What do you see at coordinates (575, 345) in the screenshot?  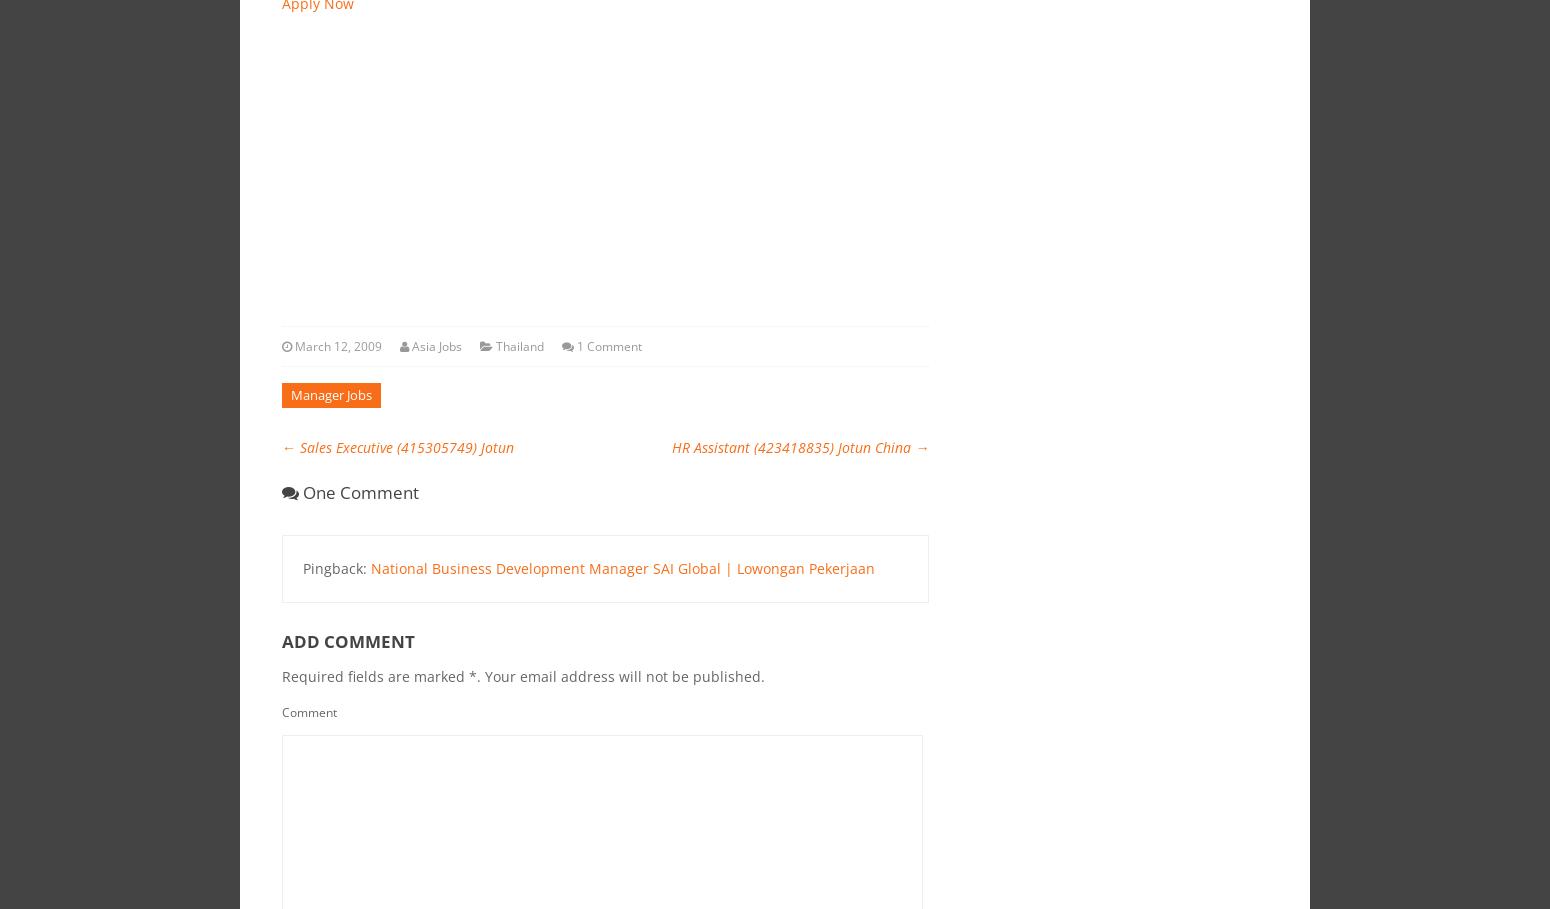 I see `'1 Comment'` at bounding box center [575, 345].